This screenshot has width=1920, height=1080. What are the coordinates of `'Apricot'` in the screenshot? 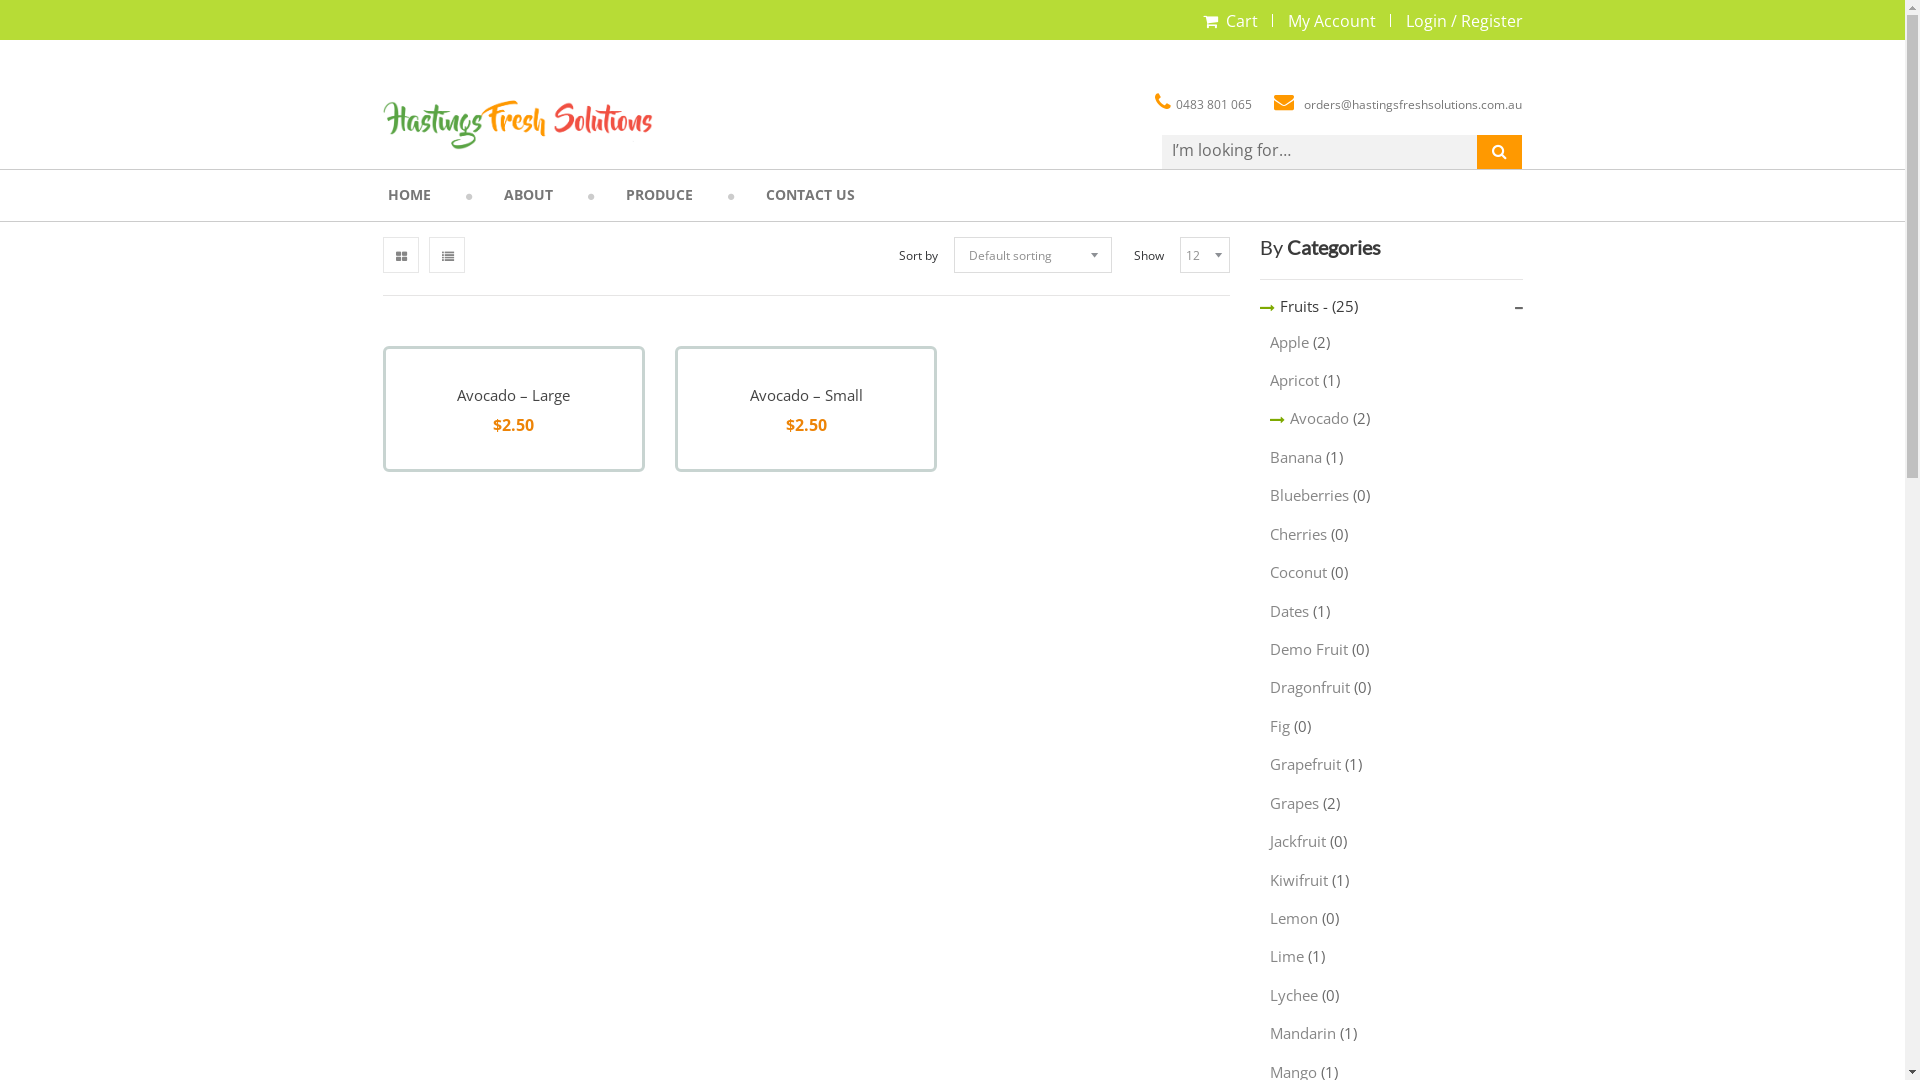 It's located at (1294, 380).